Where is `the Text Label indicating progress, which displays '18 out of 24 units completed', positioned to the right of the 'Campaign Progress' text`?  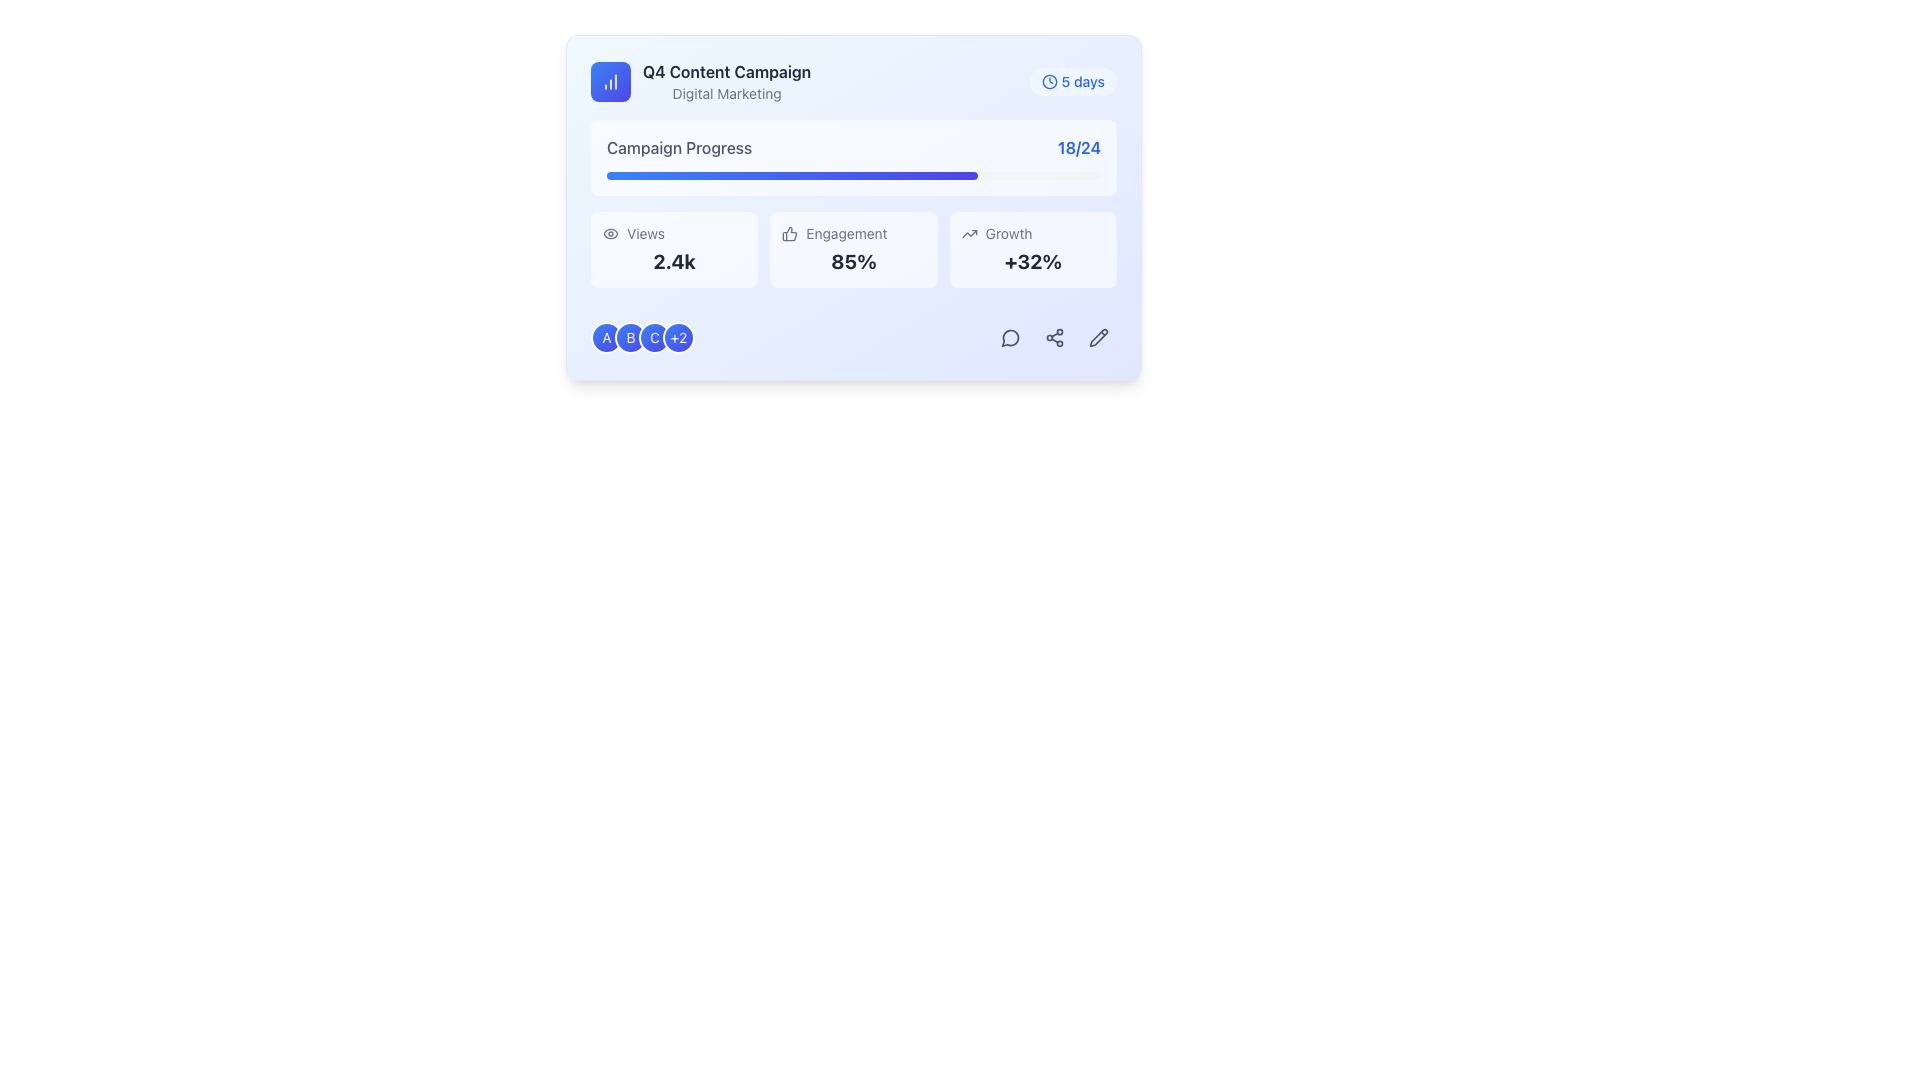 the Text Label indicating progress, which displays '18 out of 24 units completed', positioned to the right of the 'Campaign Progress' text is located at coordinates (1078, 146).